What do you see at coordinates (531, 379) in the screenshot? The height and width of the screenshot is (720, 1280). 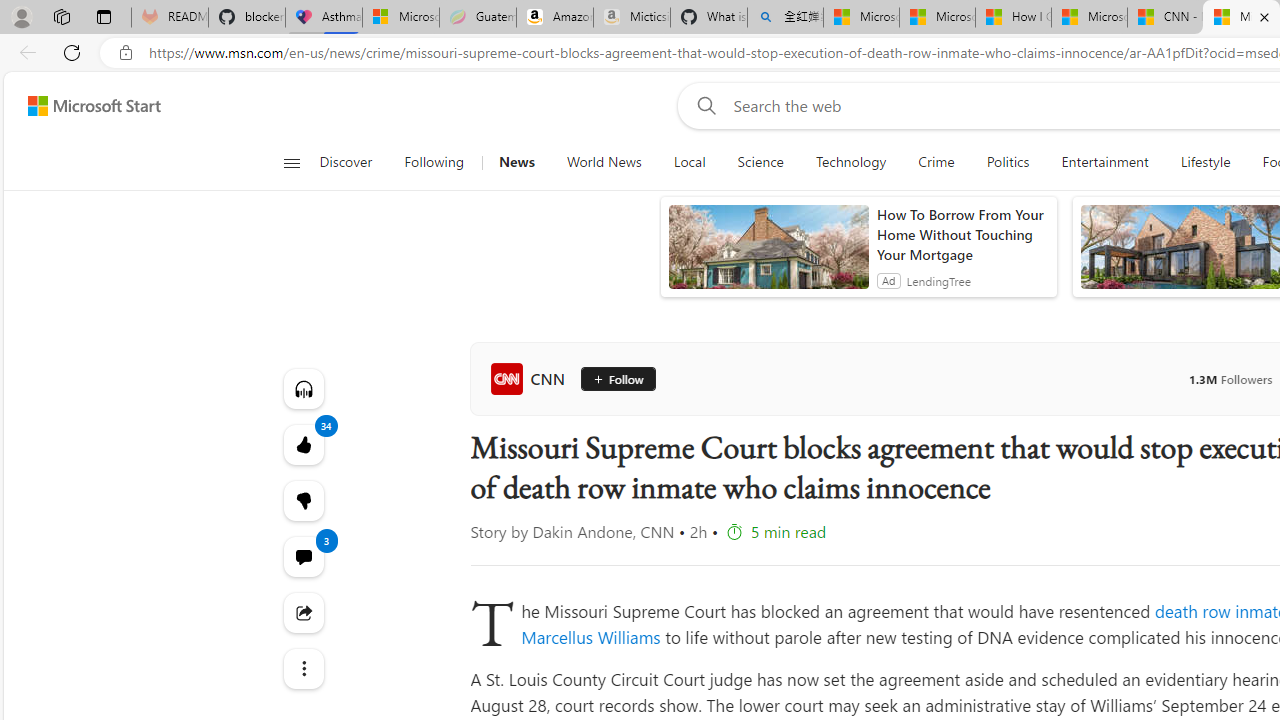 I see `'CNN'` at bounding box center [531, 379].